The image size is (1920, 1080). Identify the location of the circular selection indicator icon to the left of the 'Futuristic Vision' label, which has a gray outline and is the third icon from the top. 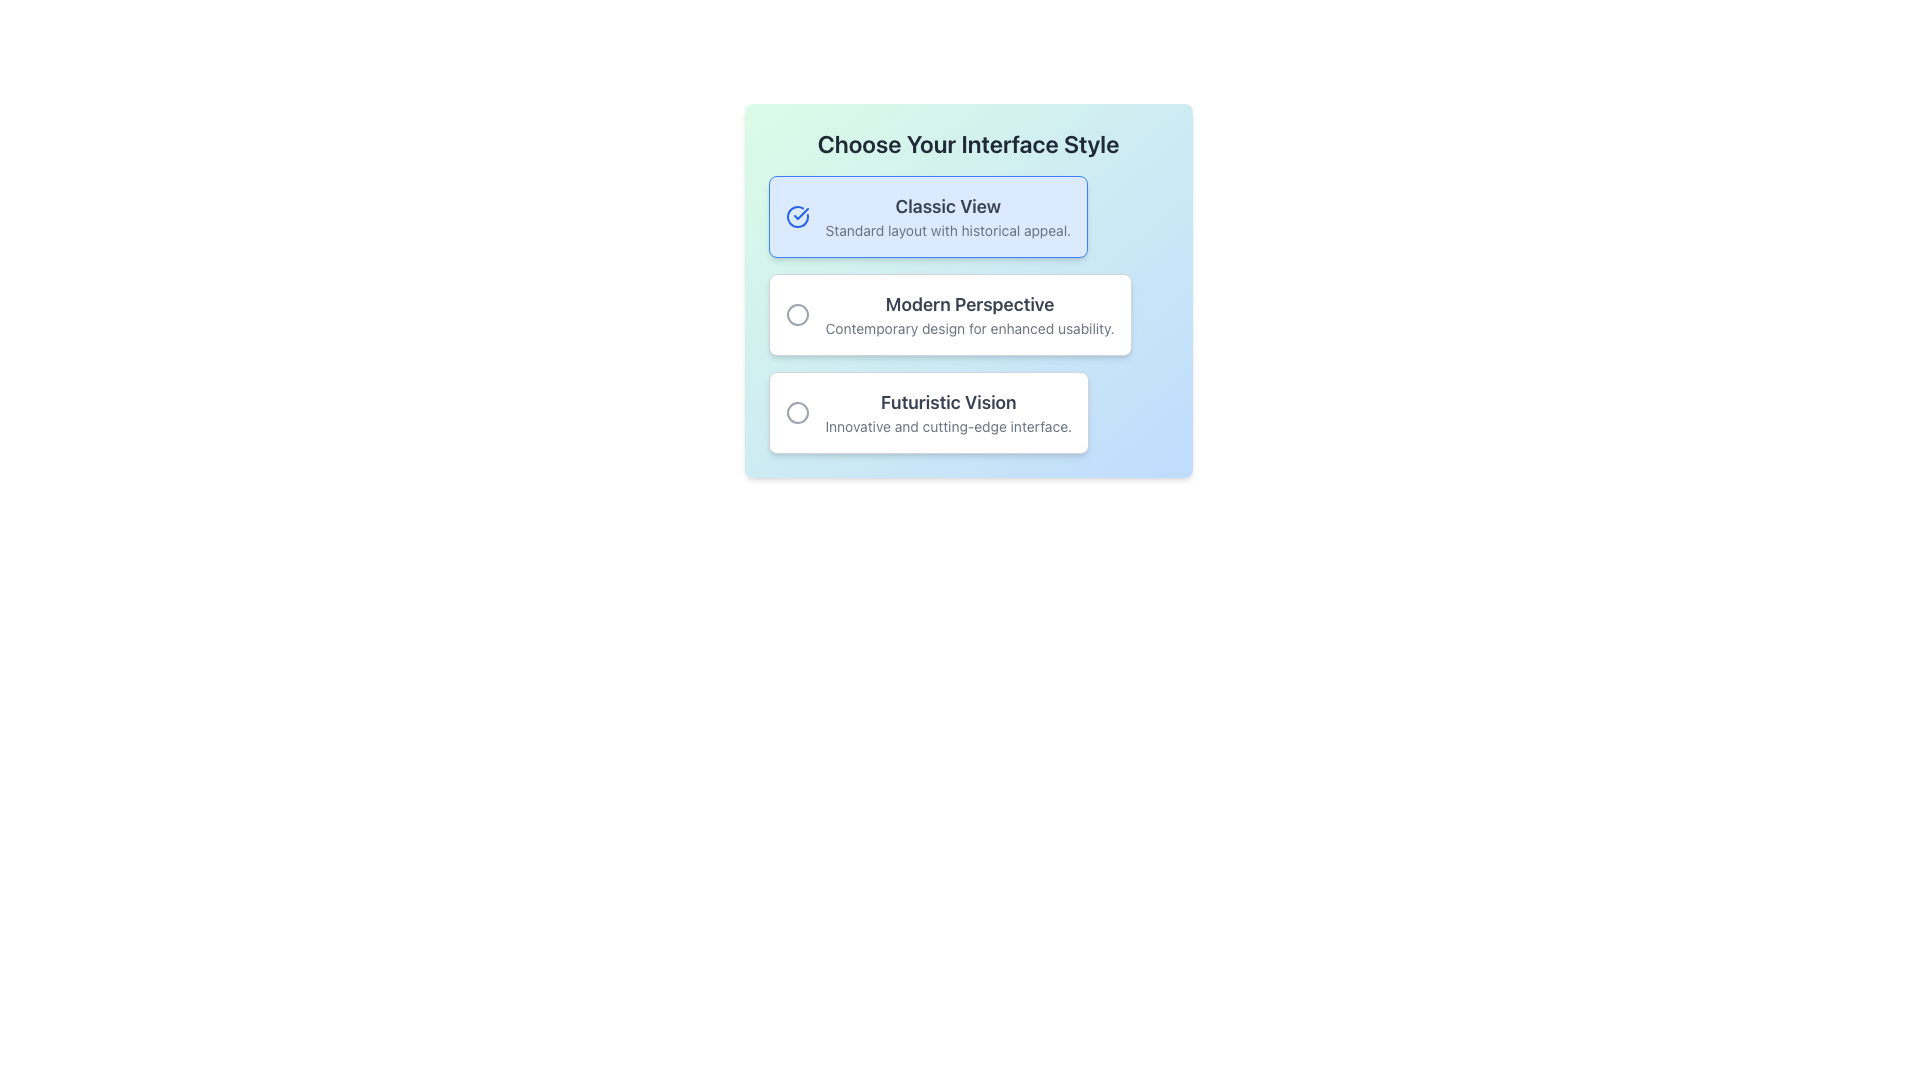
(796, 411).